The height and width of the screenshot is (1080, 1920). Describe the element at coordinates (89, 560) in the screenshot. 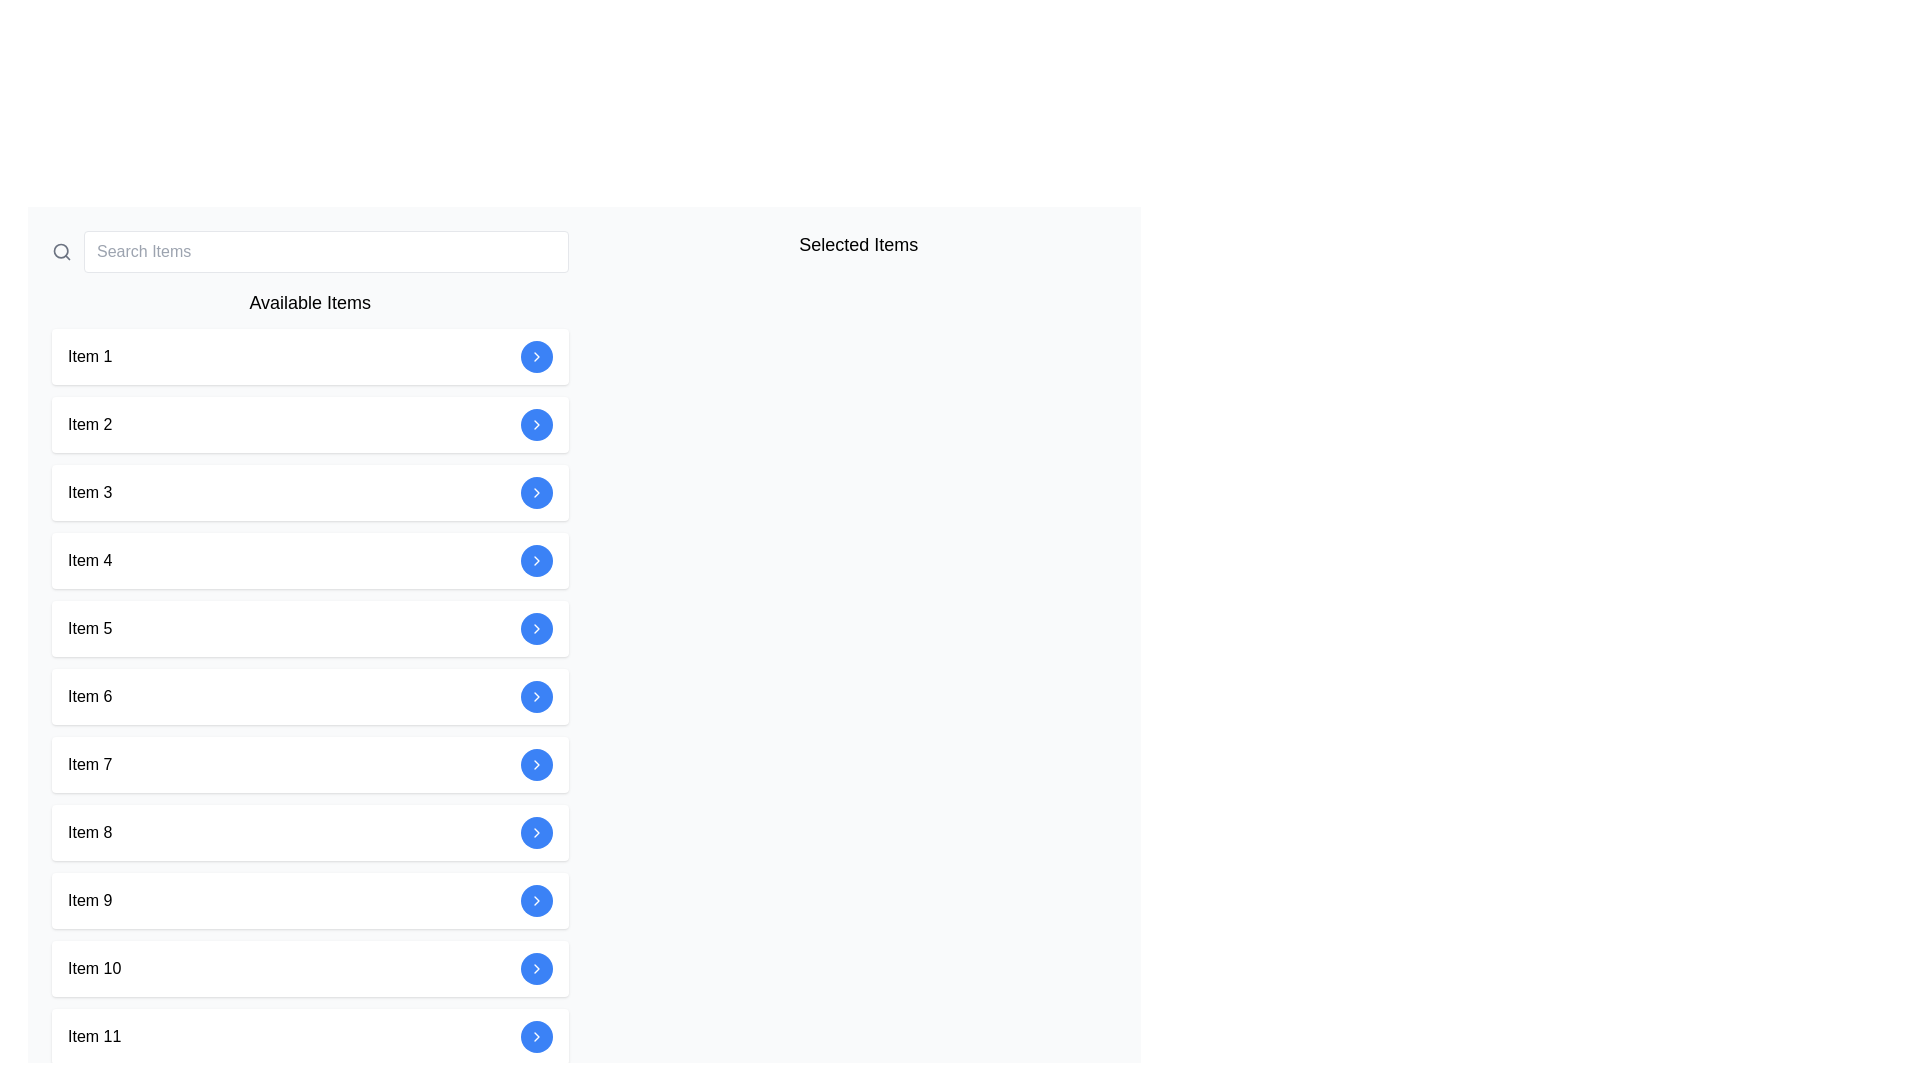

I see `the text label indicating the item's name in the fourth card under the 'Available Items' section` at that location.